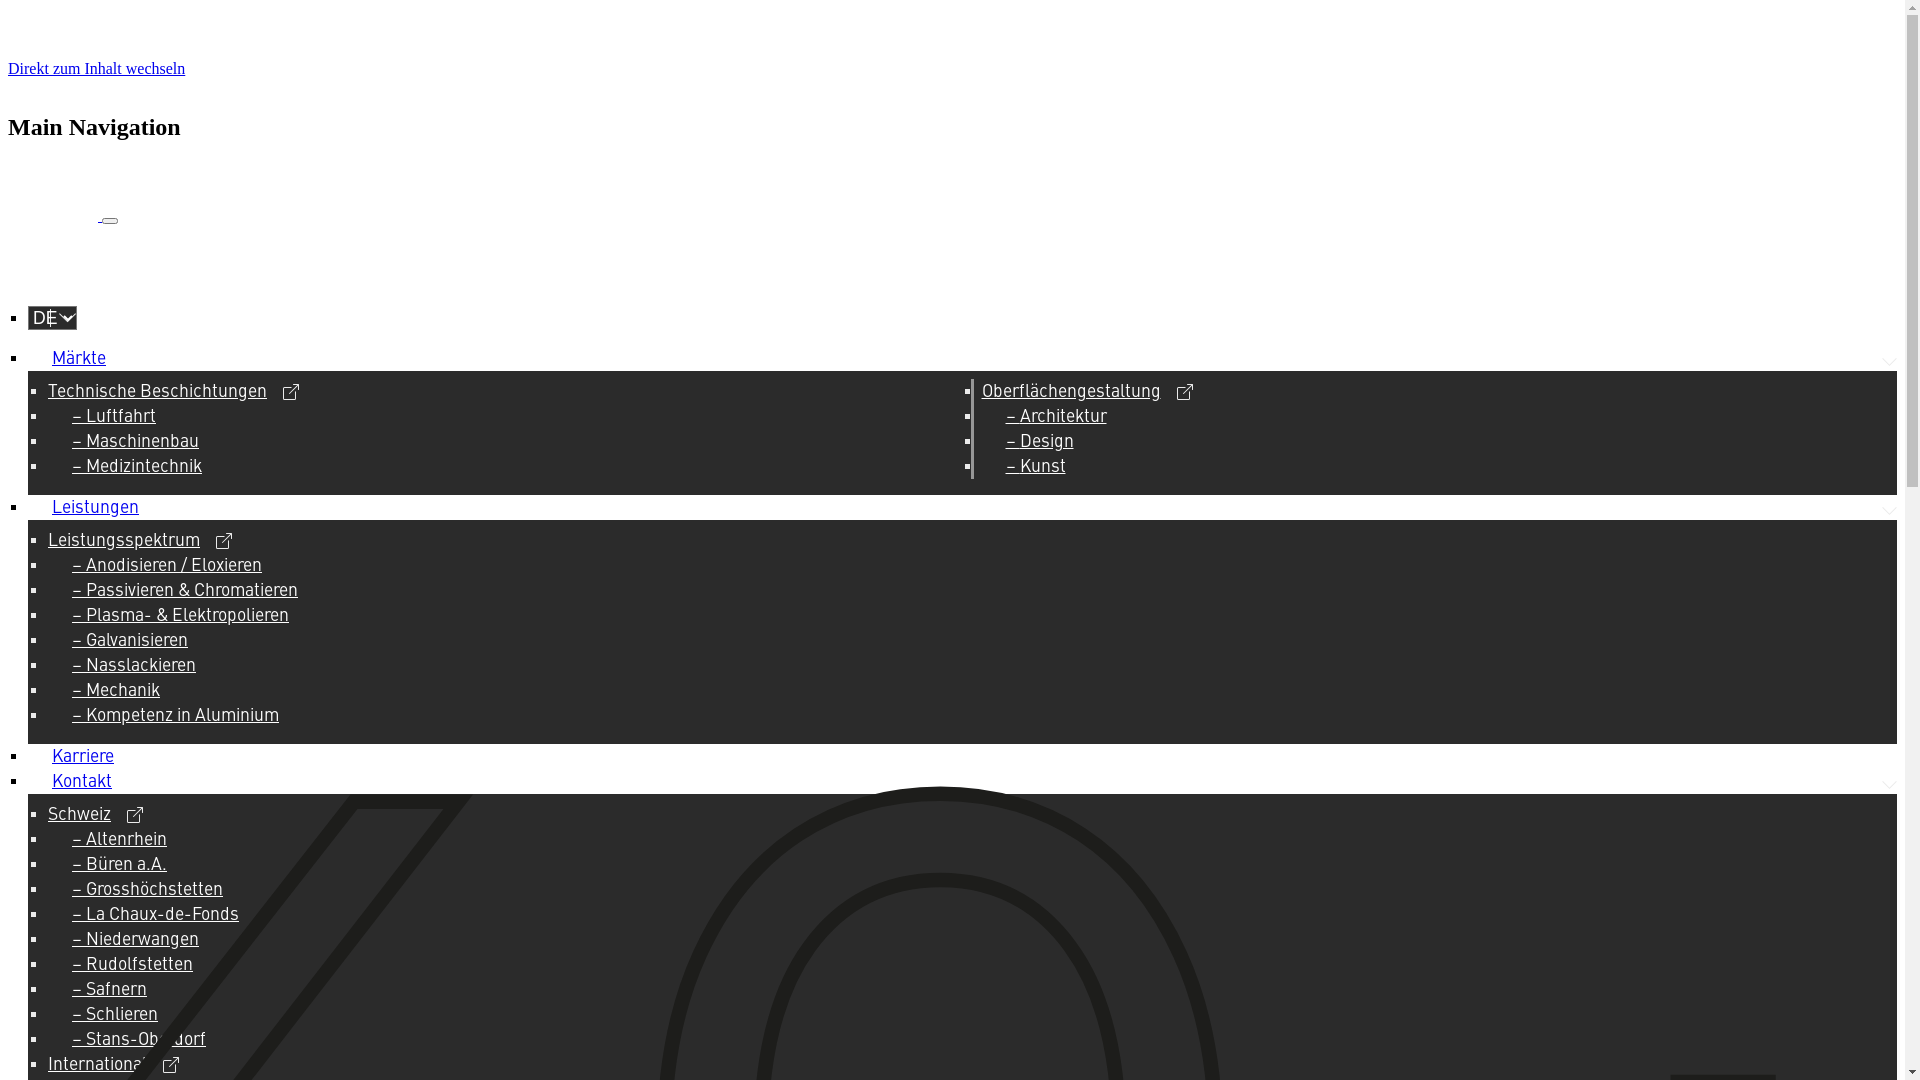 The height and width of the screenshot is (1080, 1920). Describe the element at coordinates (48, 940) in the screenshot. I see `'Niederwangen'` at that location.